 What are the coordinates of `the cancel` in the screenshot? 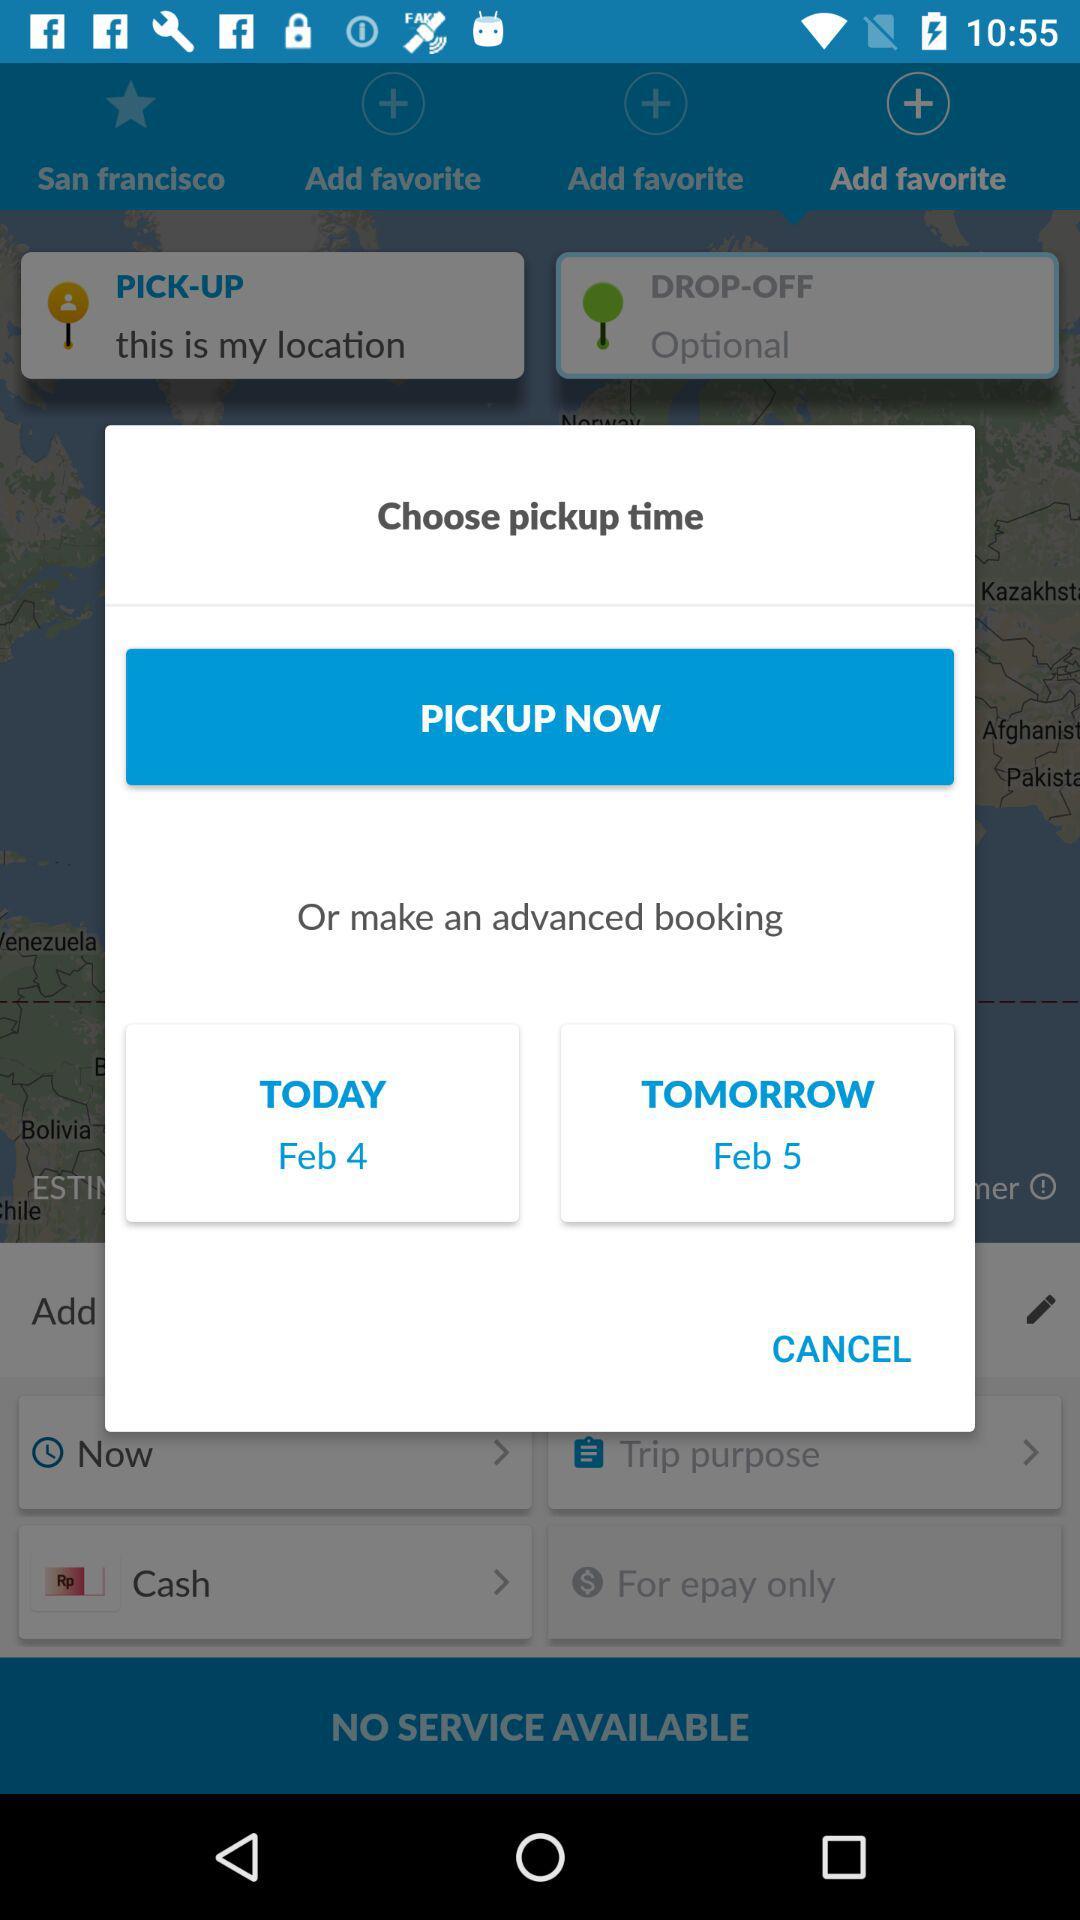 It's located at (841, 1347).